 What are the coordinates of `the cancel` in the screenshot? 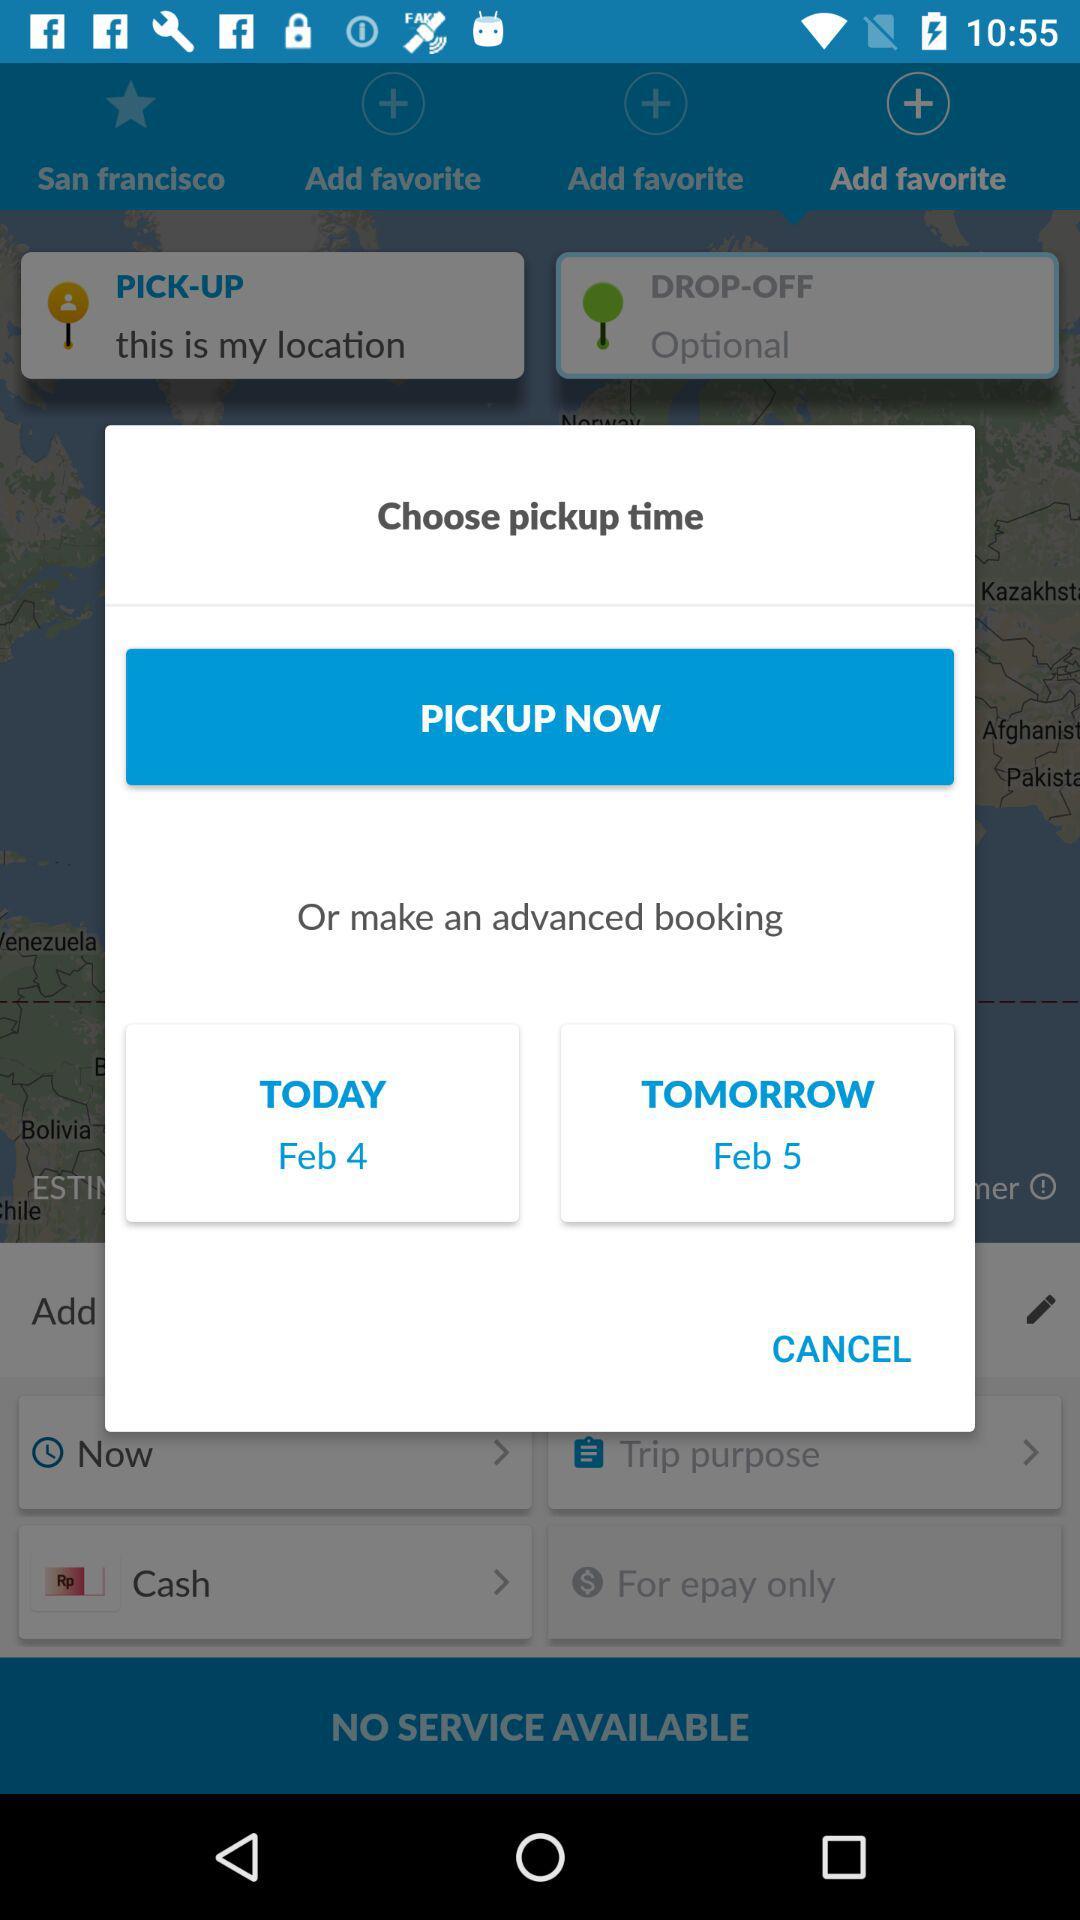 It's located at (841, 1347).